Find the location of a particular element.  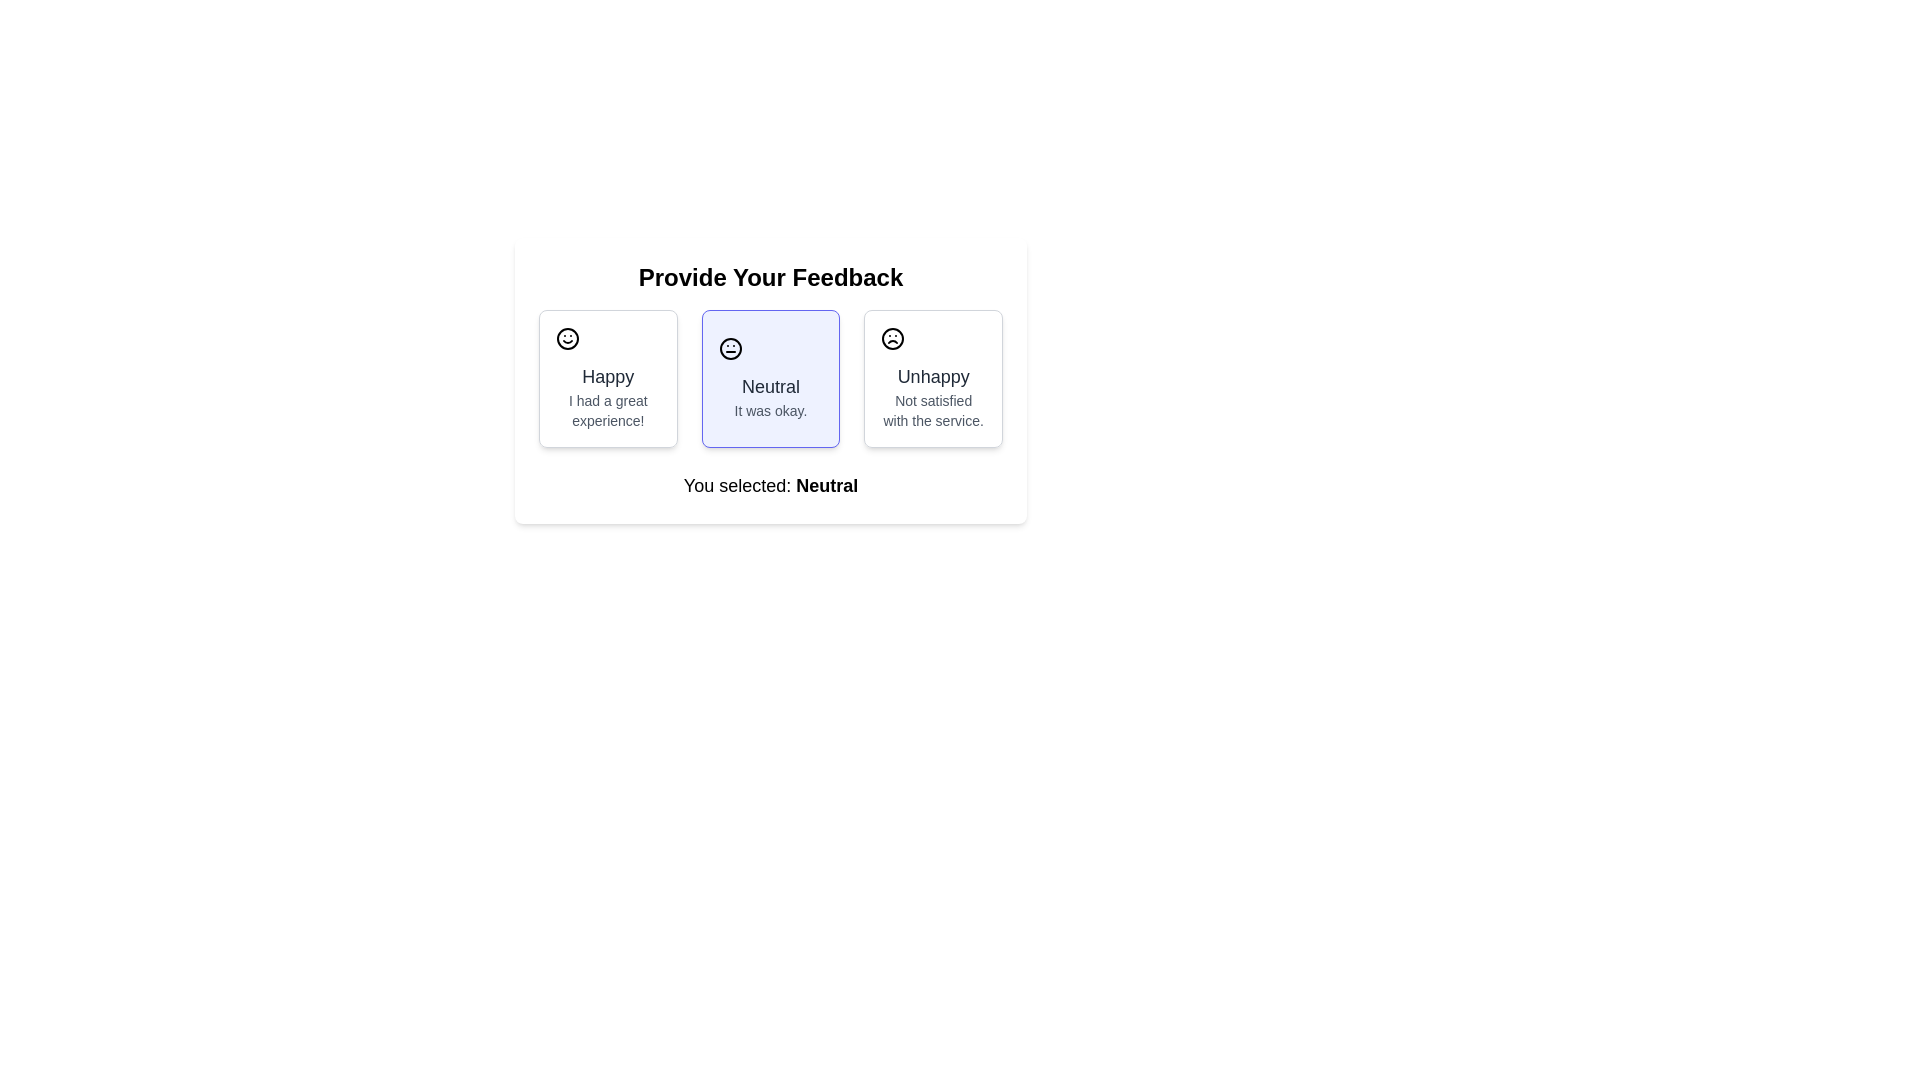

the text label 'Unhappy' which is styled with a large font size and medium font weight, located within a feedback card, directly below the unhappy face icon is located at coordinates (932, 377).